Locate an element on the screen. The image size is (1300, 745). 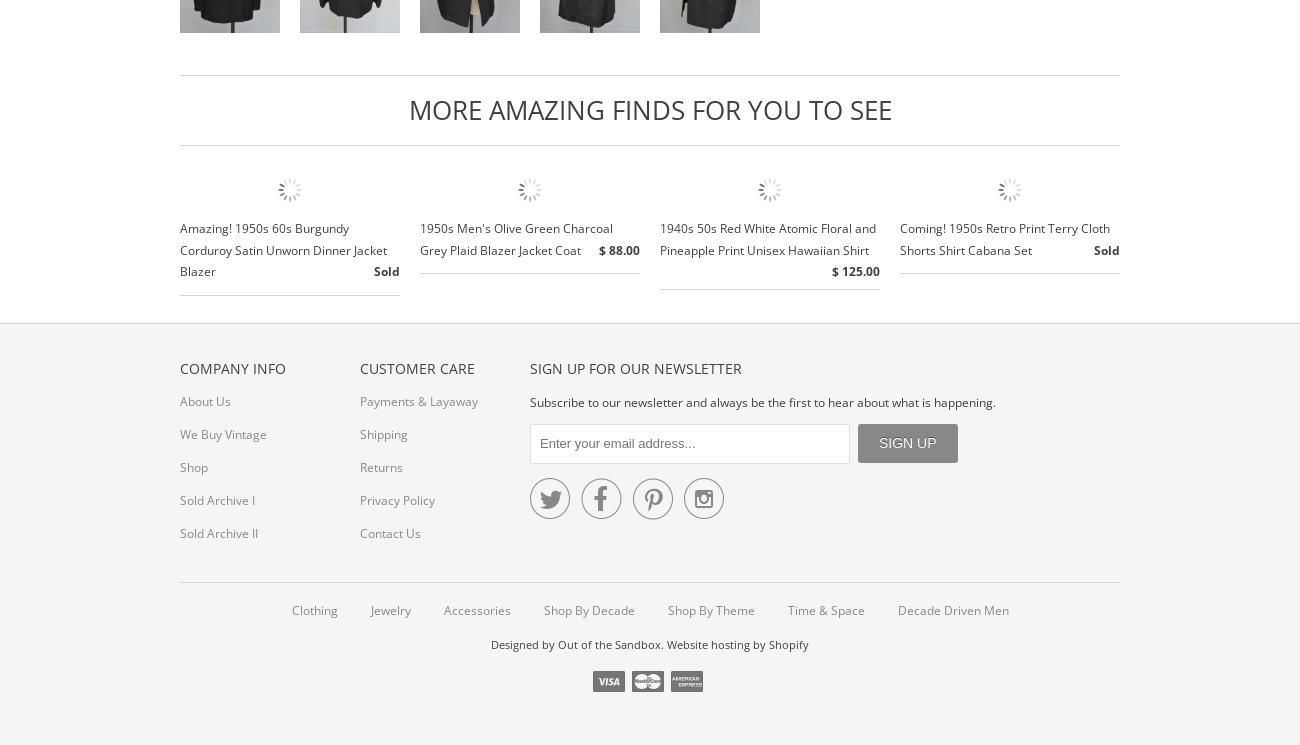
'Out of the Sandbox' is located at coordinates (609, 643).